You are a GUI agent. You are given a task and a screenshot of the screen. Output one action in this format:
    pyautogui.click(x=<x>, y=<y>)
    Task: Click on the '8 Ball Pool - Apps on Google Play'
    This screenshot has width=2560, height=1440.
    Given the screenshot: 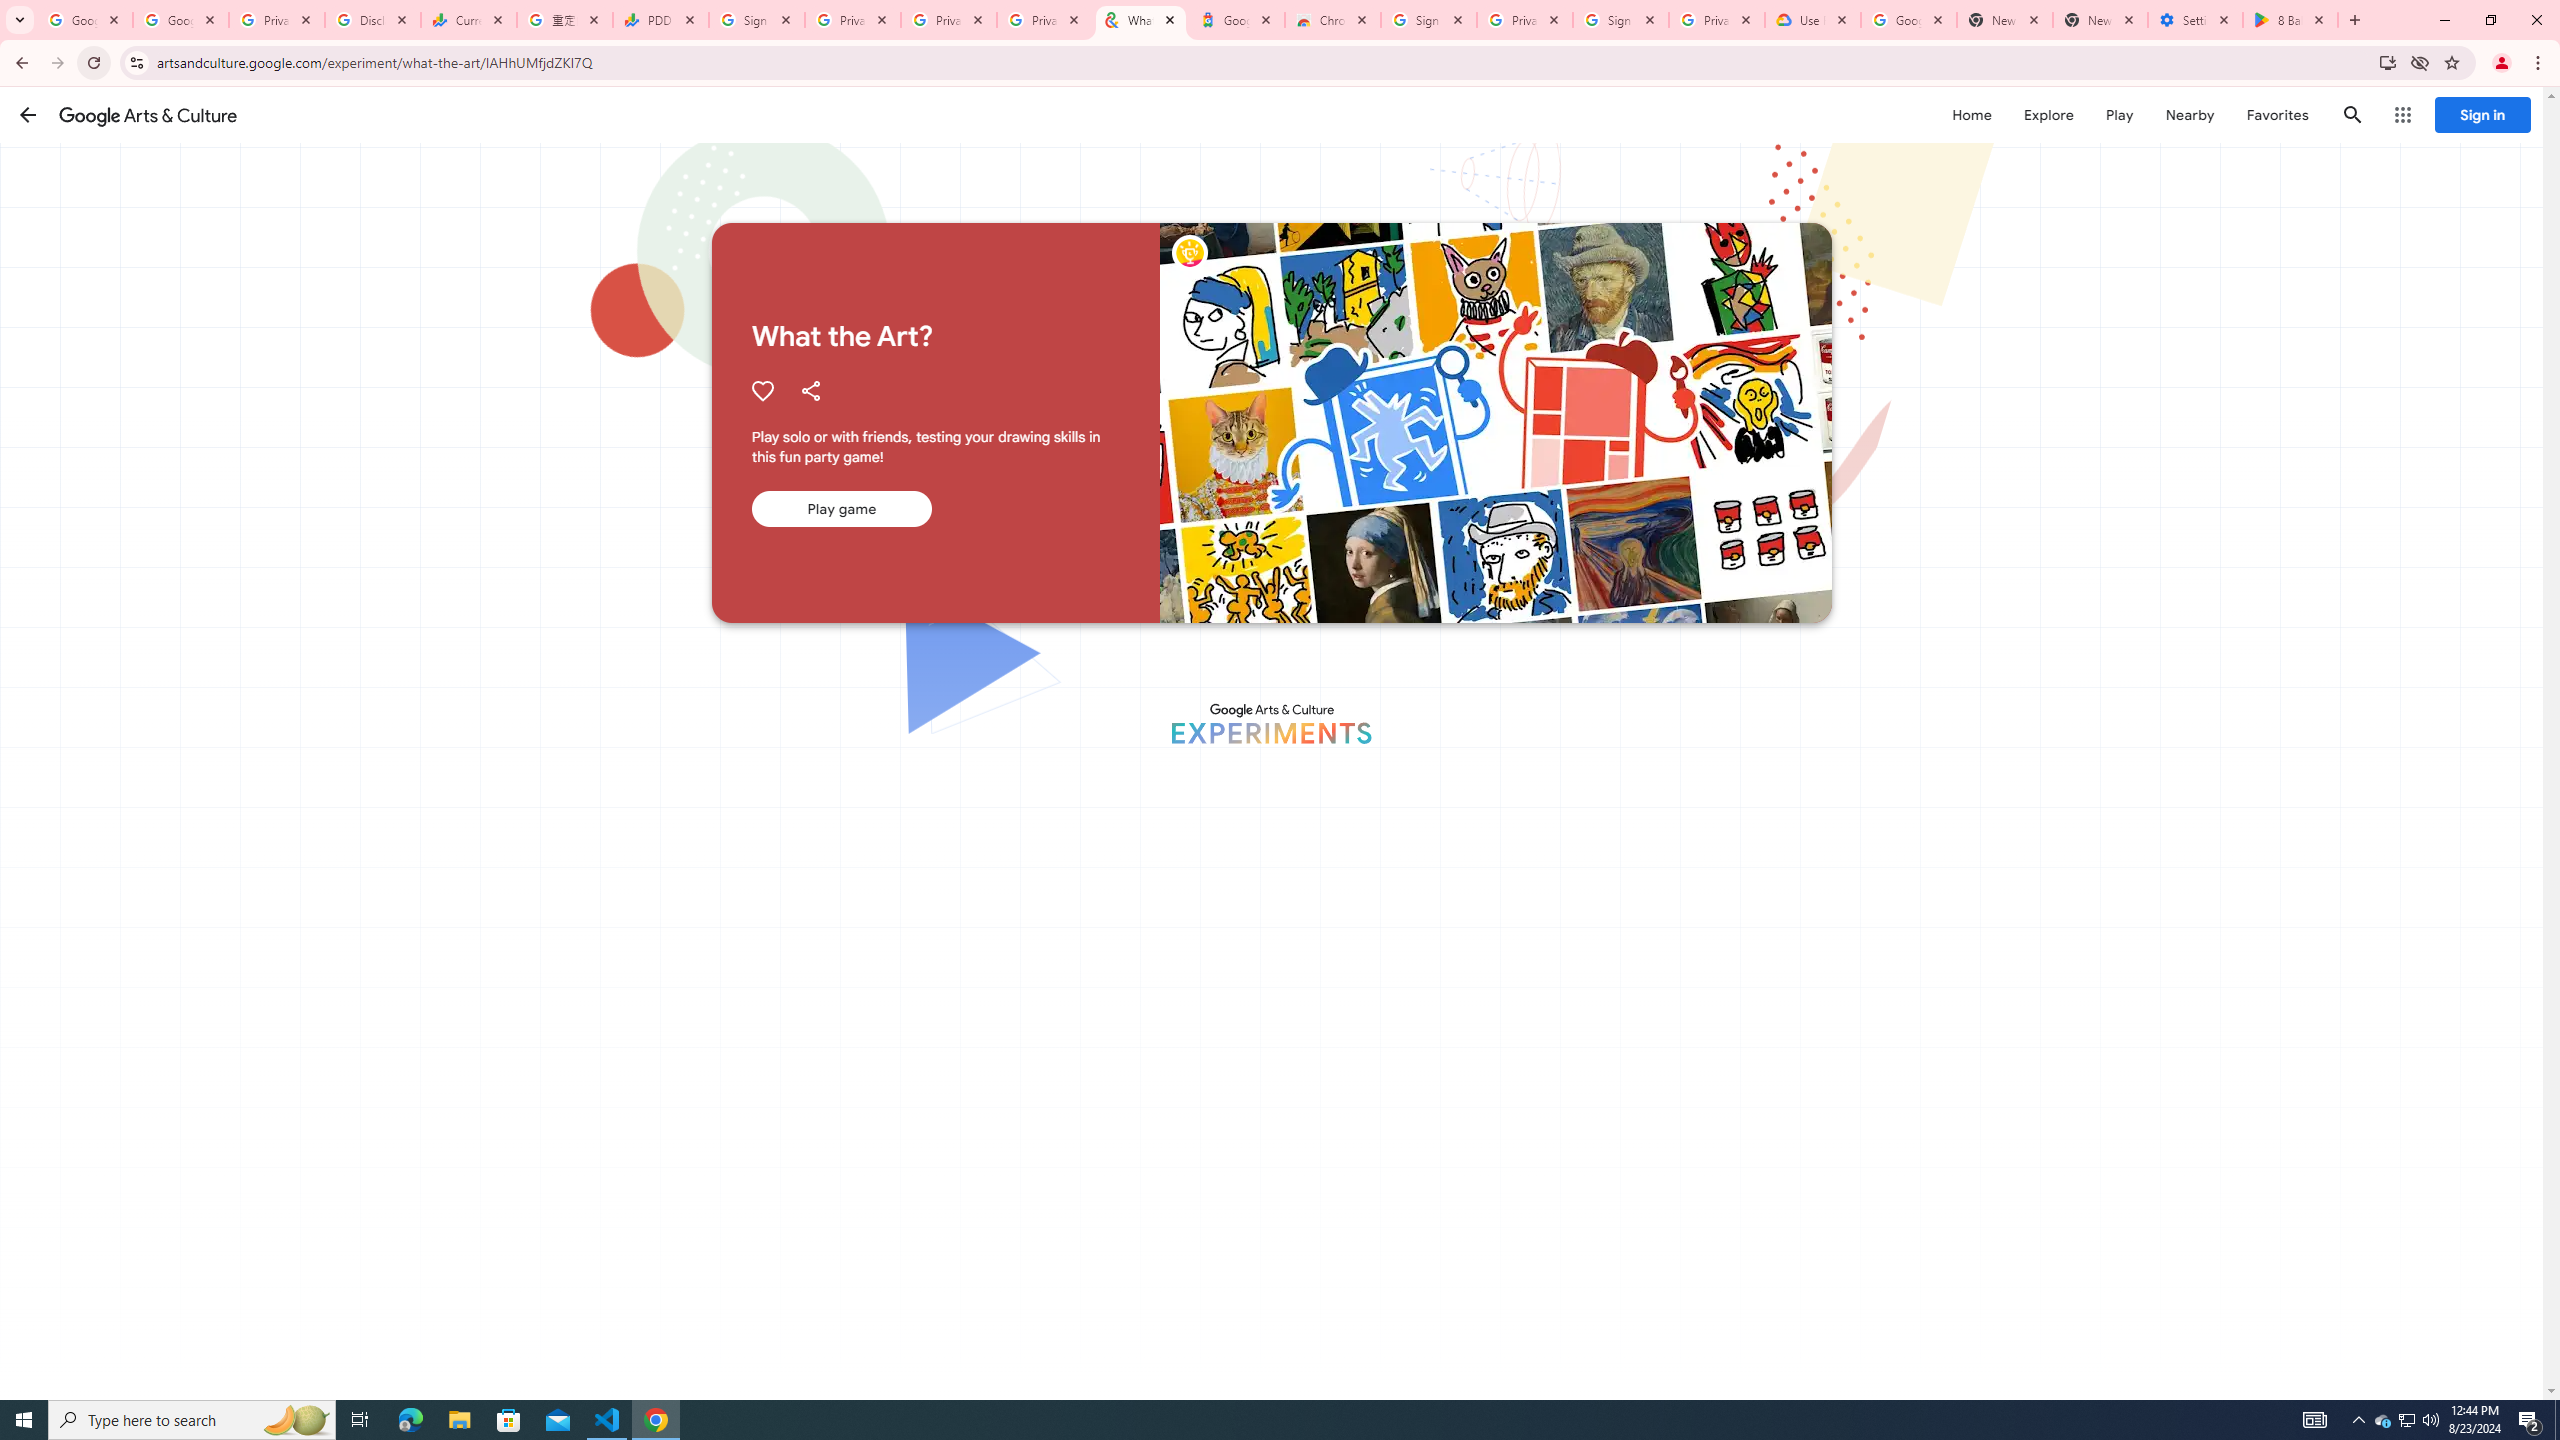 What is the action you would take?
    pyautogui.click(x=2290, y=19)
    